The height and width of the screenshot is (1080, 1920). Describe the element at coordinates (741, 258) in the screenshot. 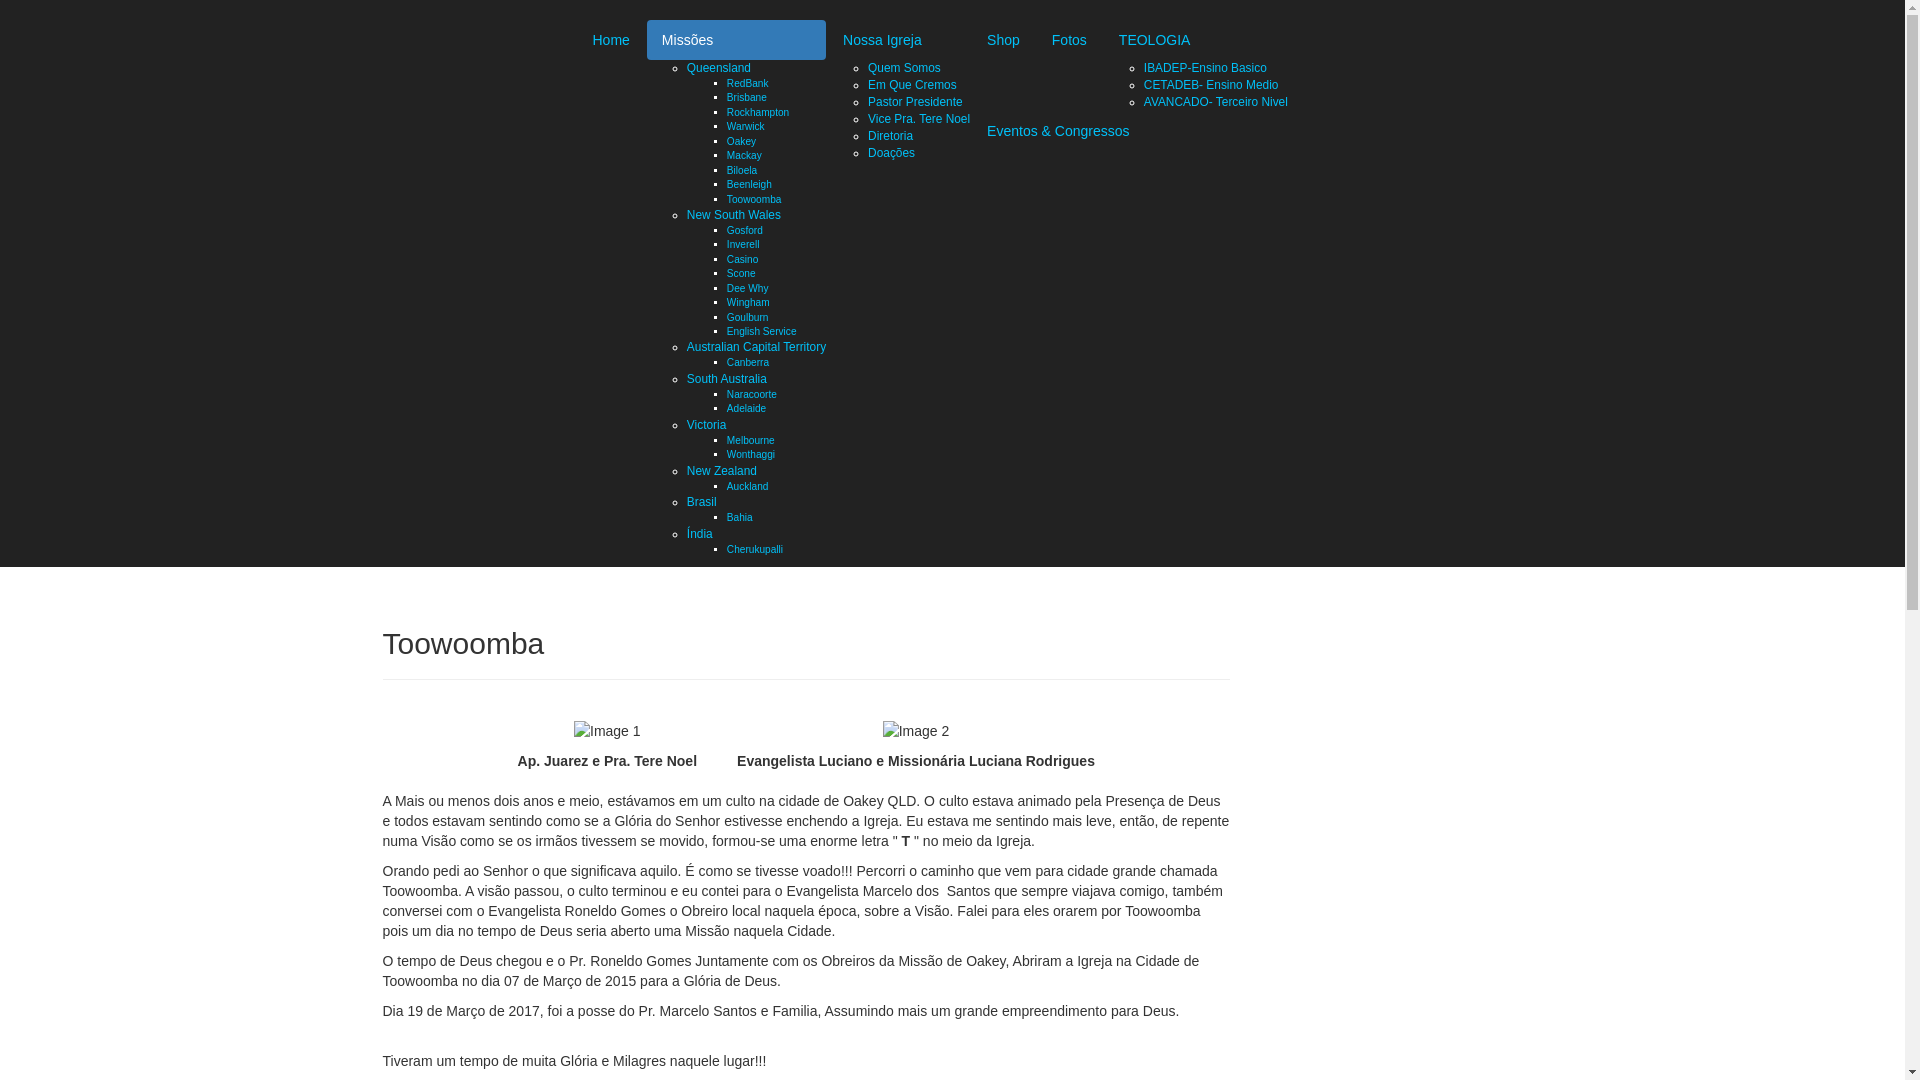

I see `'Casino'` at that location.